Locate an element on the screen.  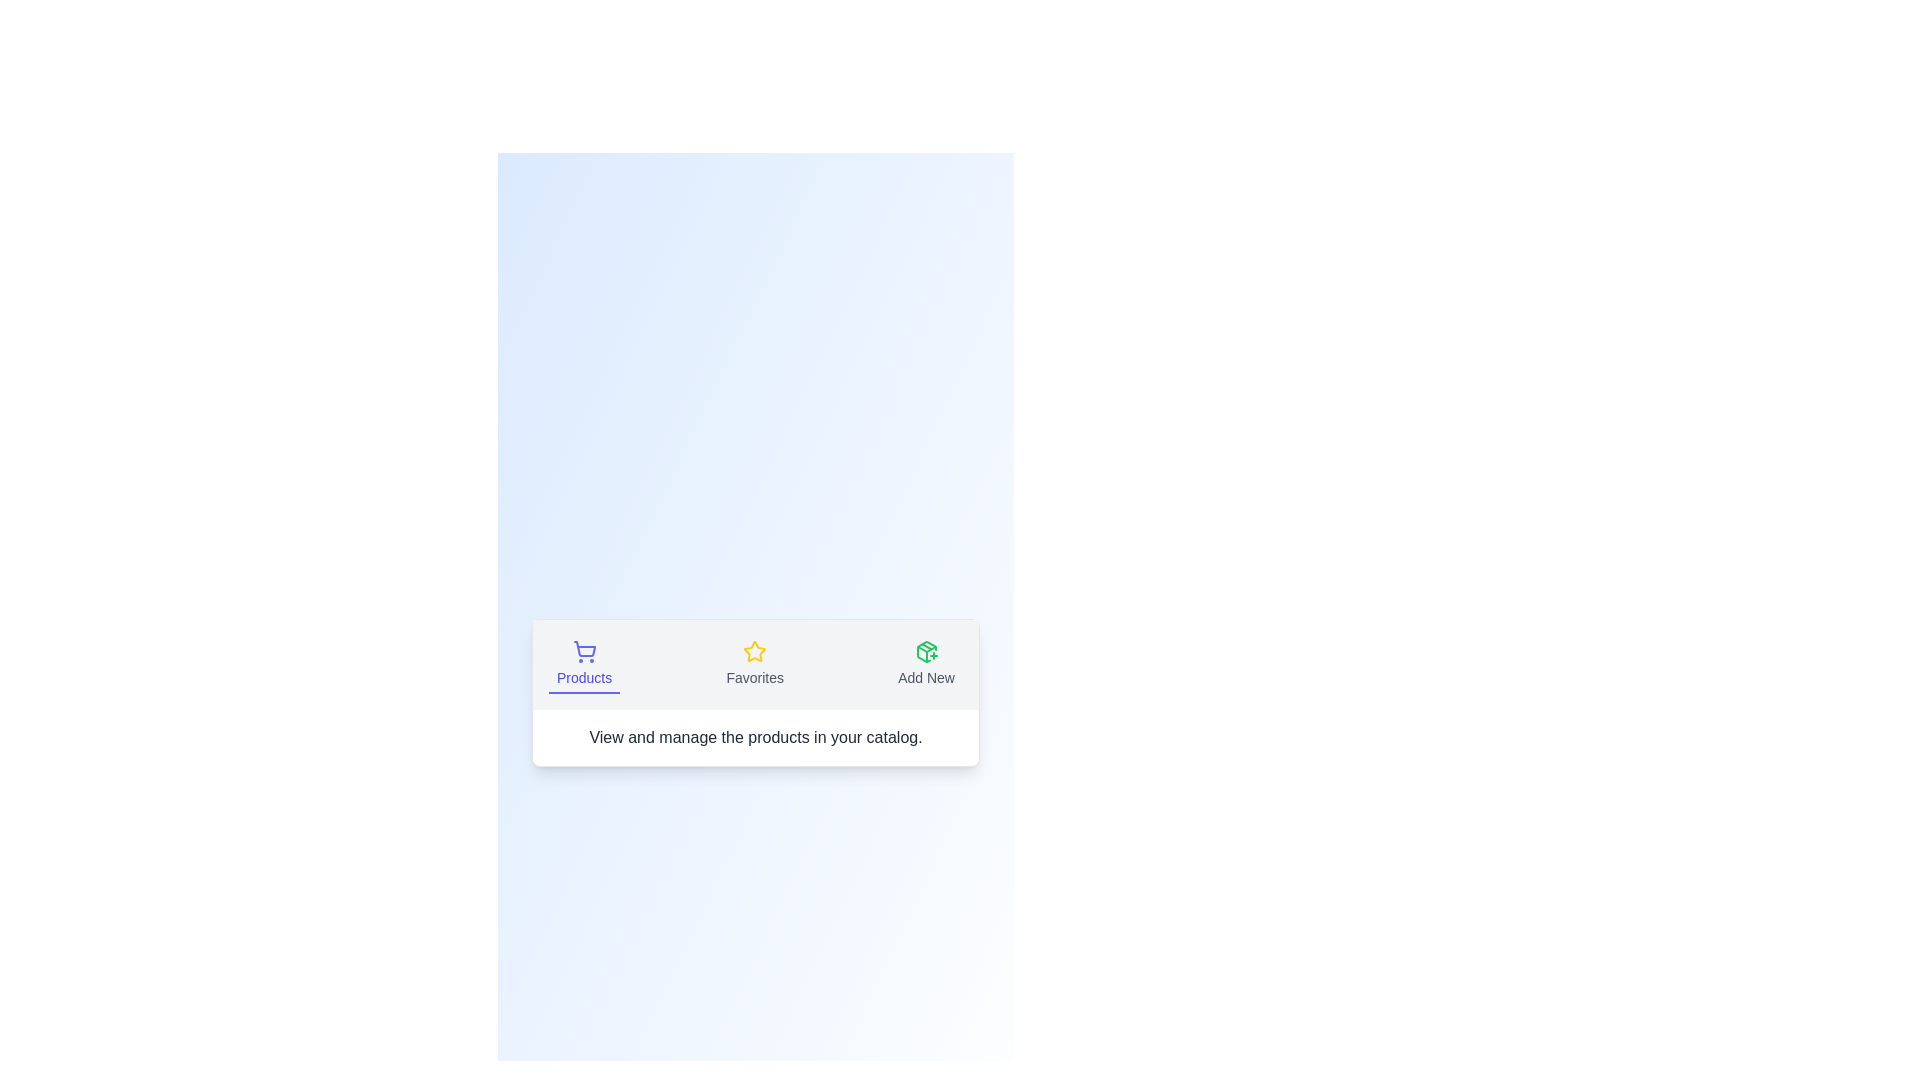
the Favorites tab is located at coordinates (754, 664).